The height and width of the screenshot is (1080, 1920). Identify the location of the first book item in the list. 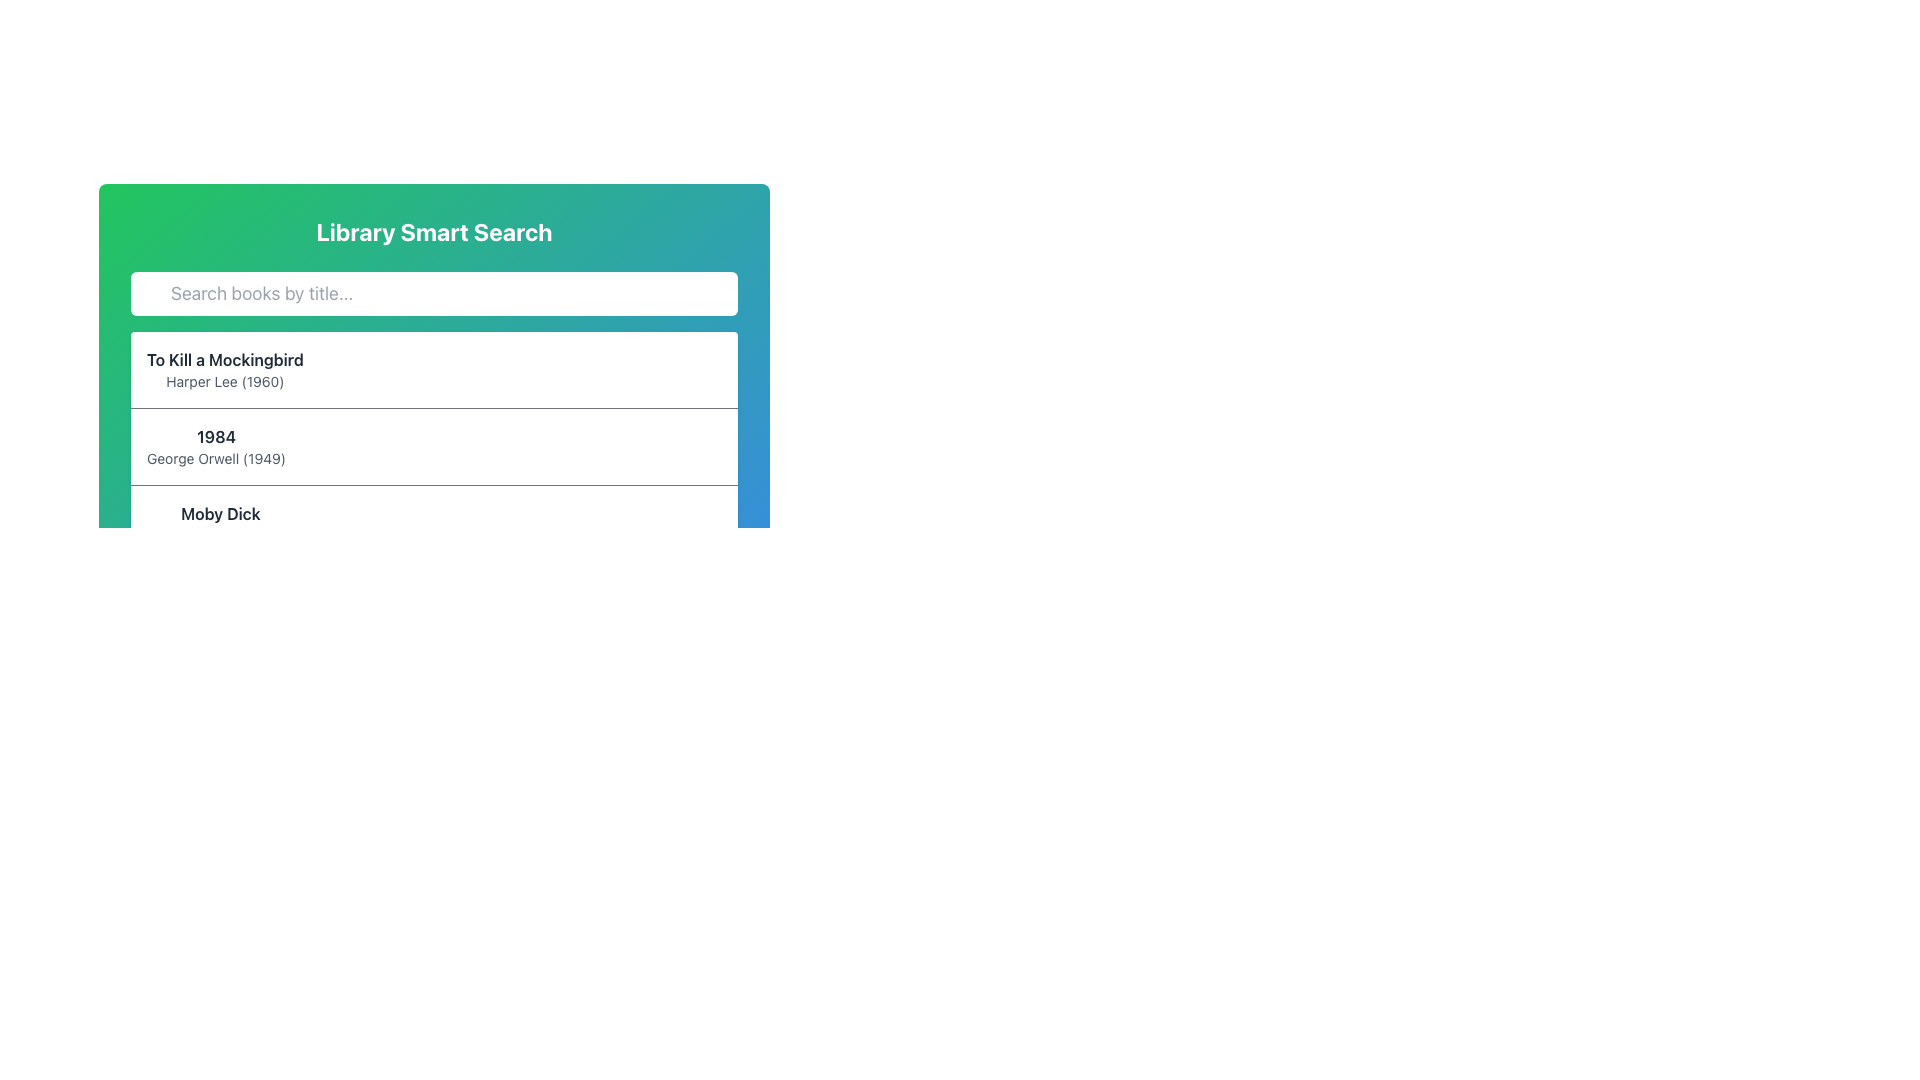
(433, 370).